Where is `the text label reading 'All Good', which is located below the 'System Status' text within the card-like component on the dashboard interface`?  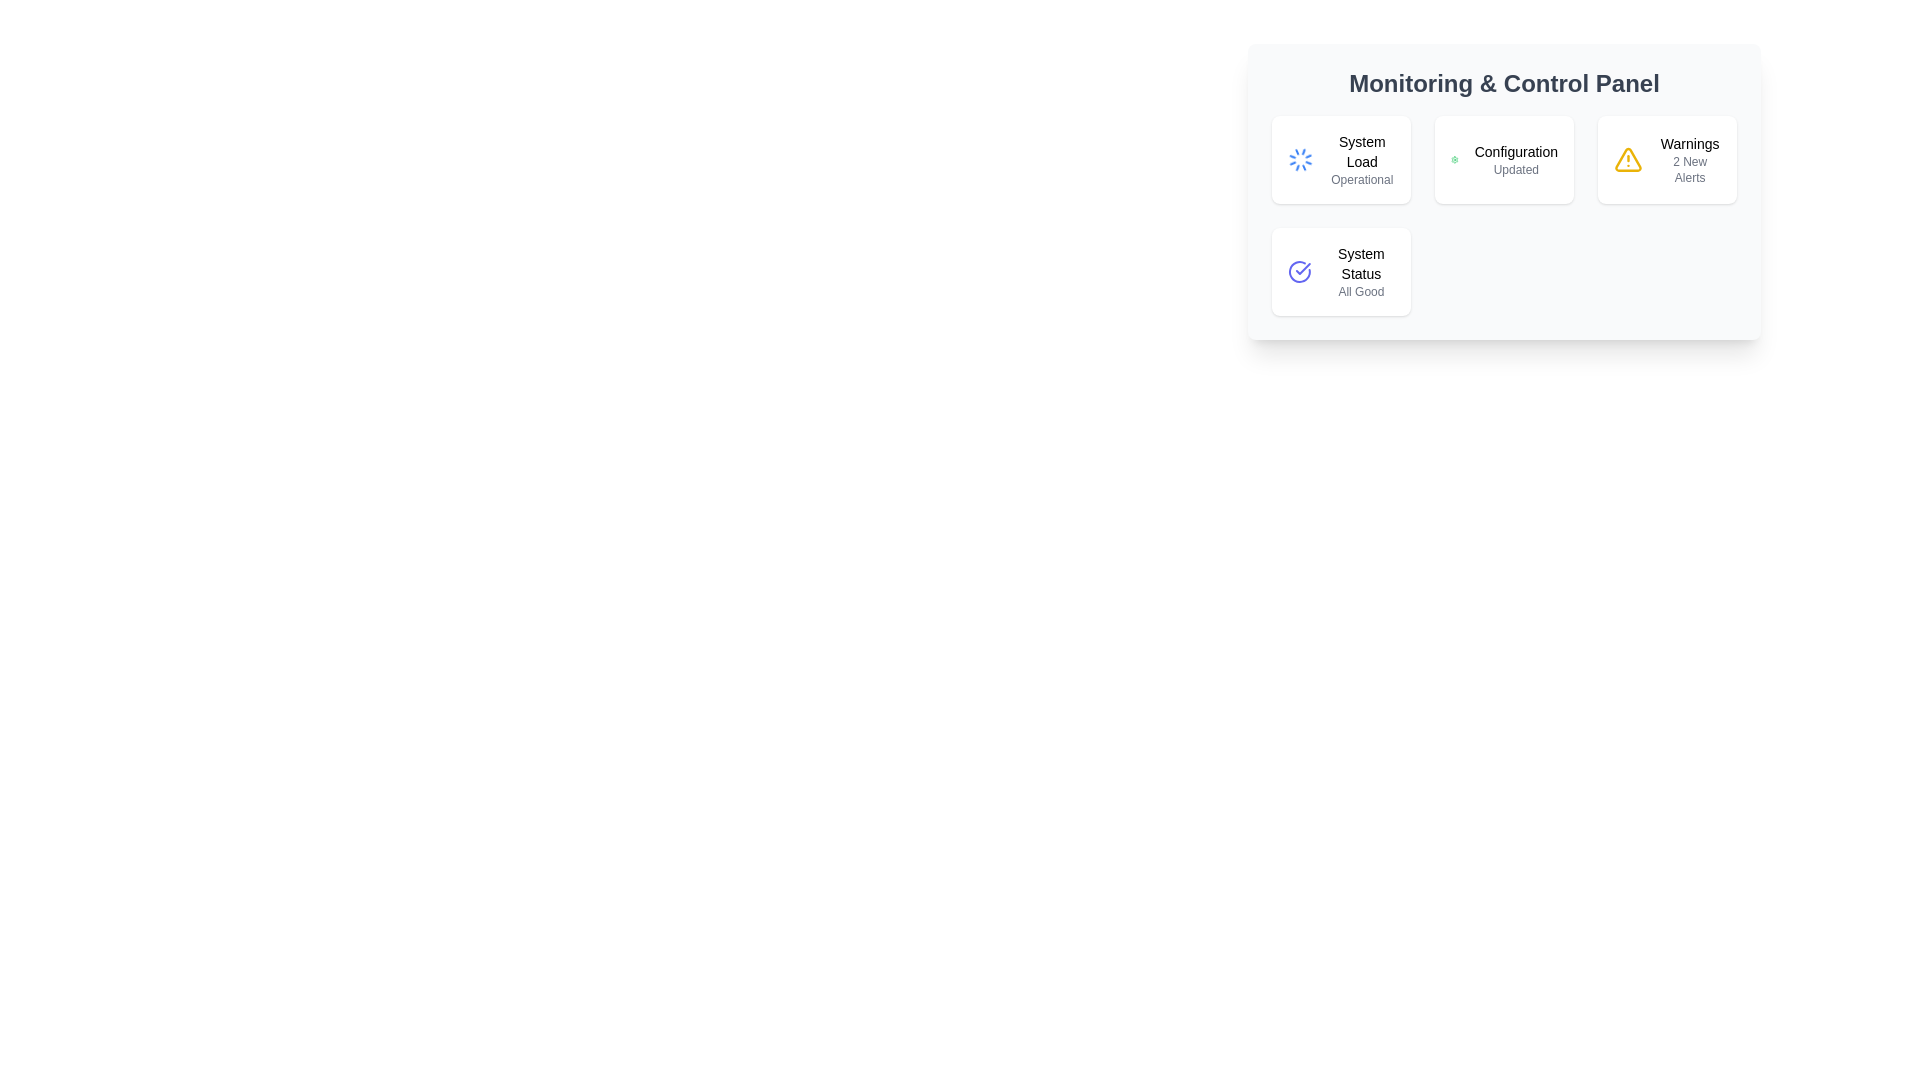
the text label reading 'All Good', which is located below the 'System Status' text within the card-like component on the dashboard interface is located at coordinates (1360, 292).